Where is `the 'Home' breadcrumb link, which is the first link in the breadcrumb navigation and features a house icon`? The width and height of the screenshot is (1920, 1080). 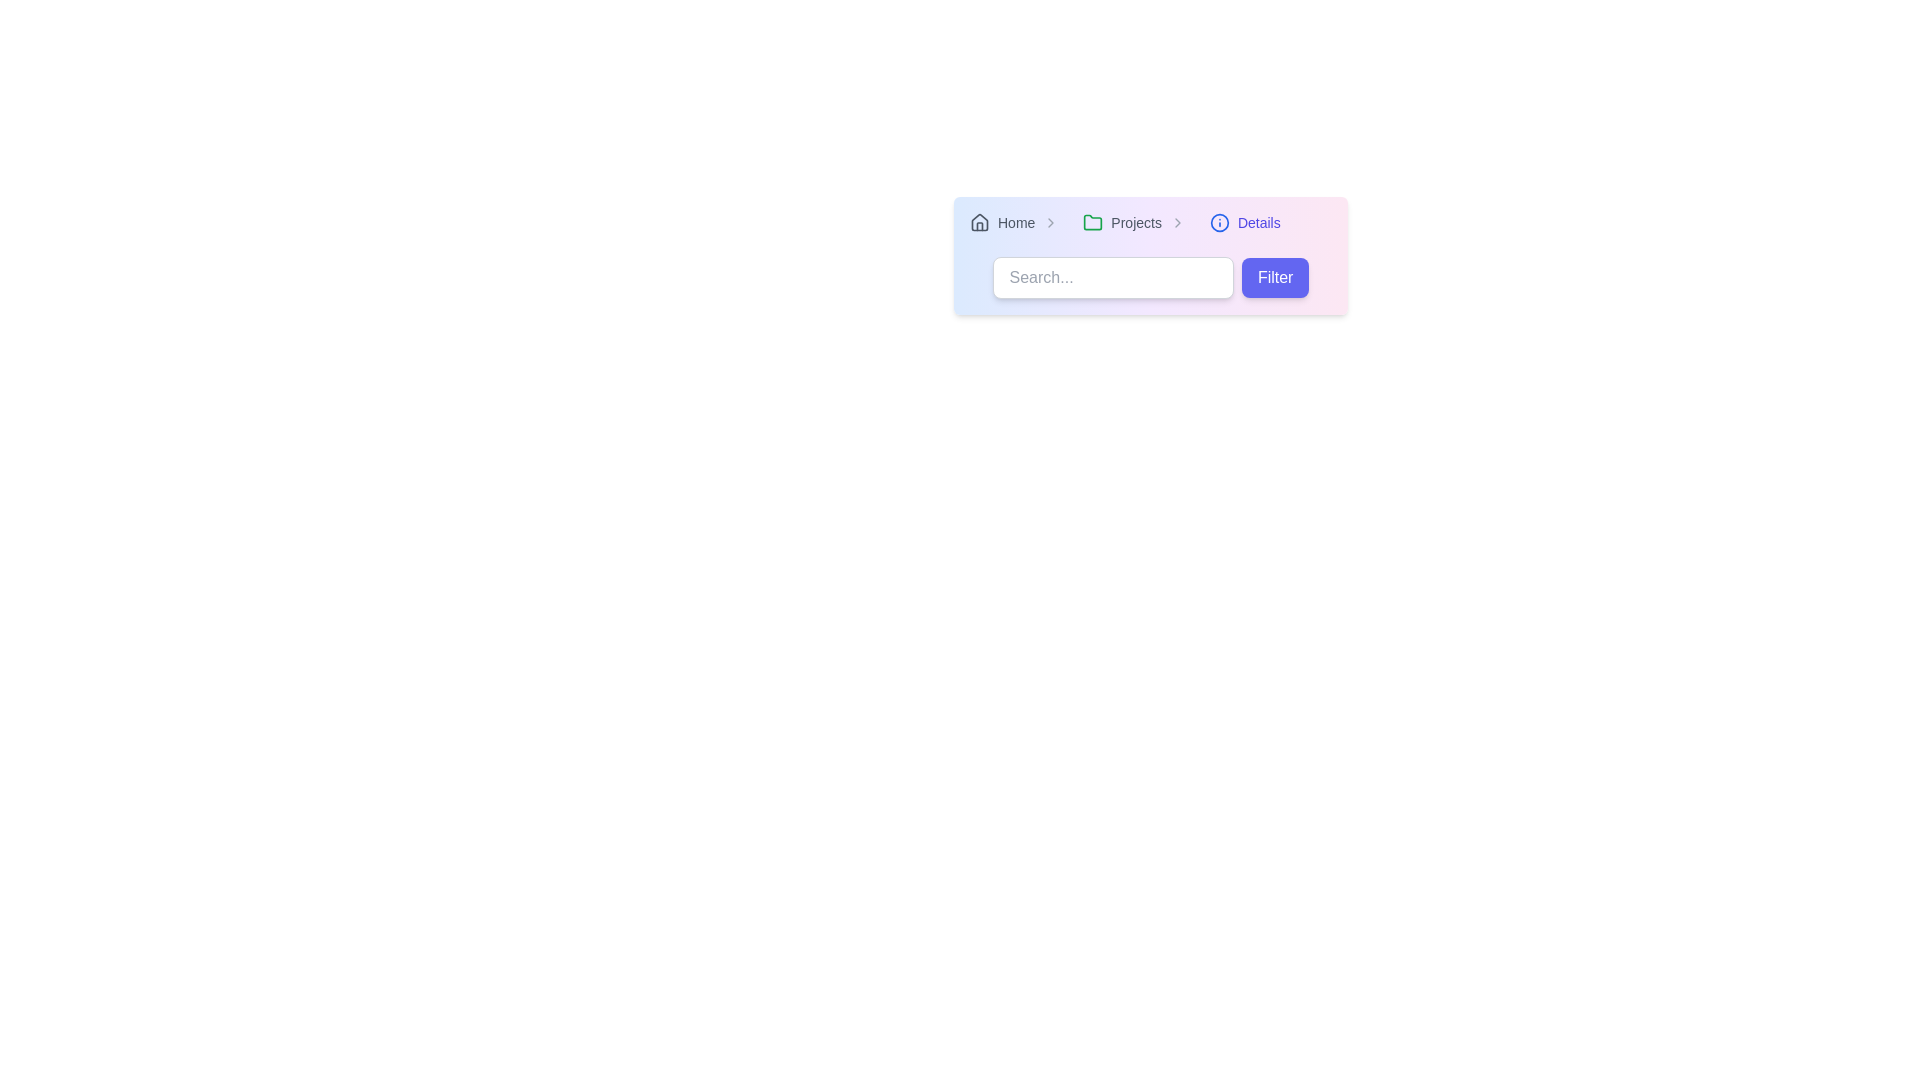
the 'Home' breadcrumb link, which is the first link in the breadcrumb navigation and features a house icon is located at coordinates (1018, 223).